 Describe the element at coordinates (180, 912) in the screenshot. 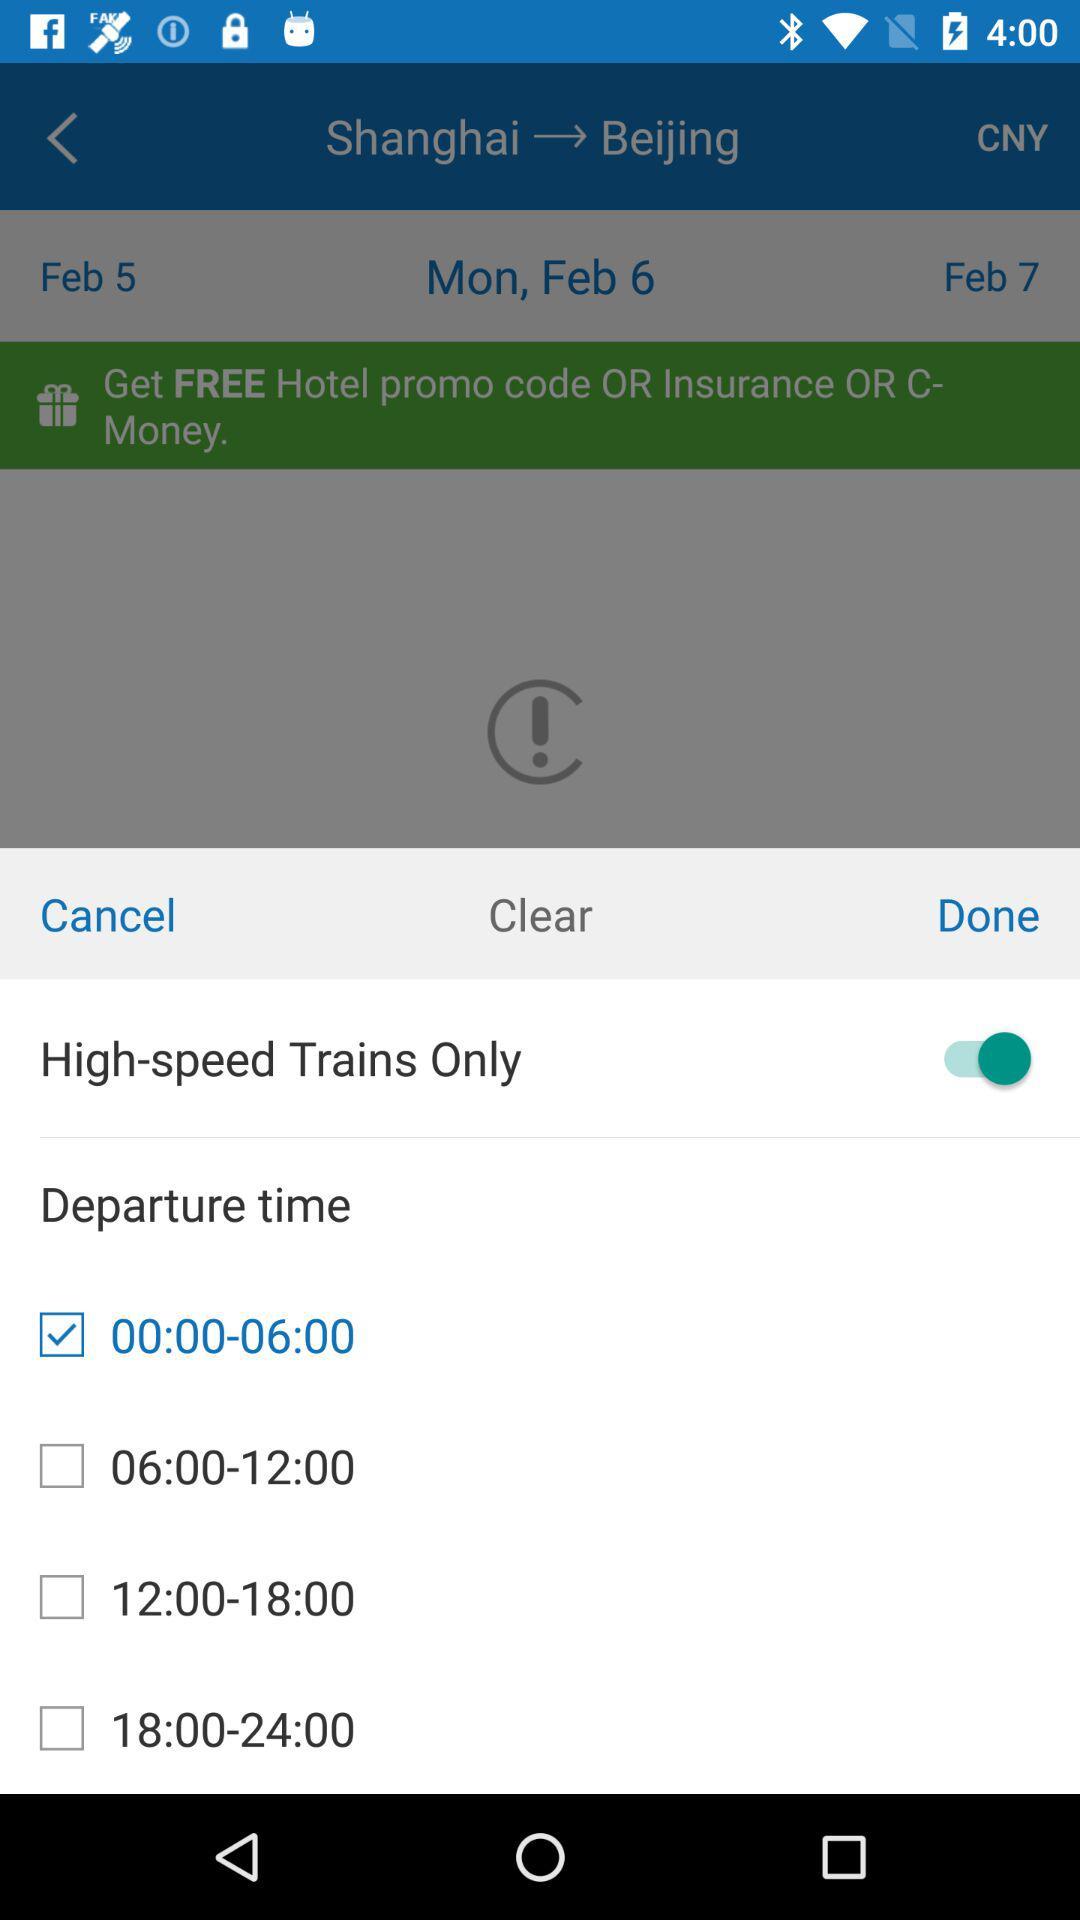

I see `the icon to the left of the clear` at that location.